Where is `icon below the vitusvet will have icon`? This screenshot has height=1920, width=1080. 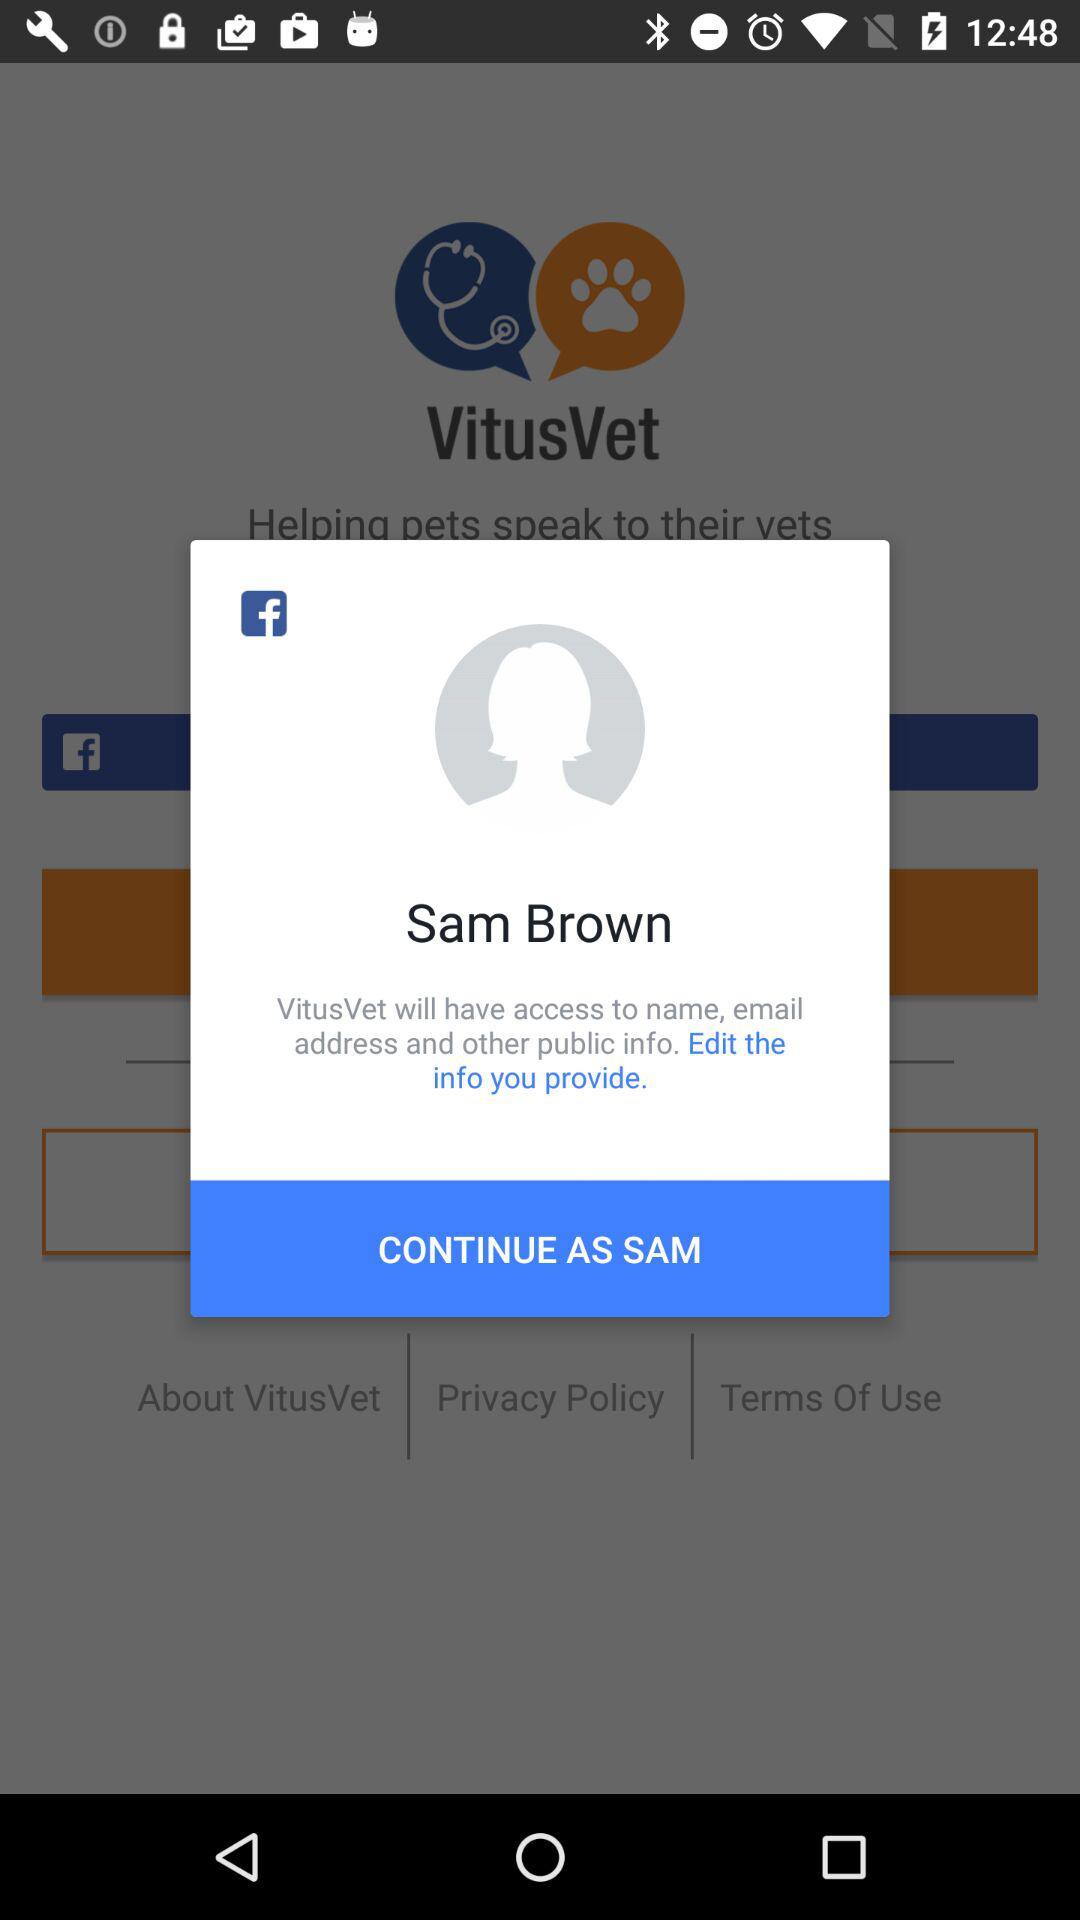 icon below the vitusvet will have icon is located at coordinates (540, 1247).